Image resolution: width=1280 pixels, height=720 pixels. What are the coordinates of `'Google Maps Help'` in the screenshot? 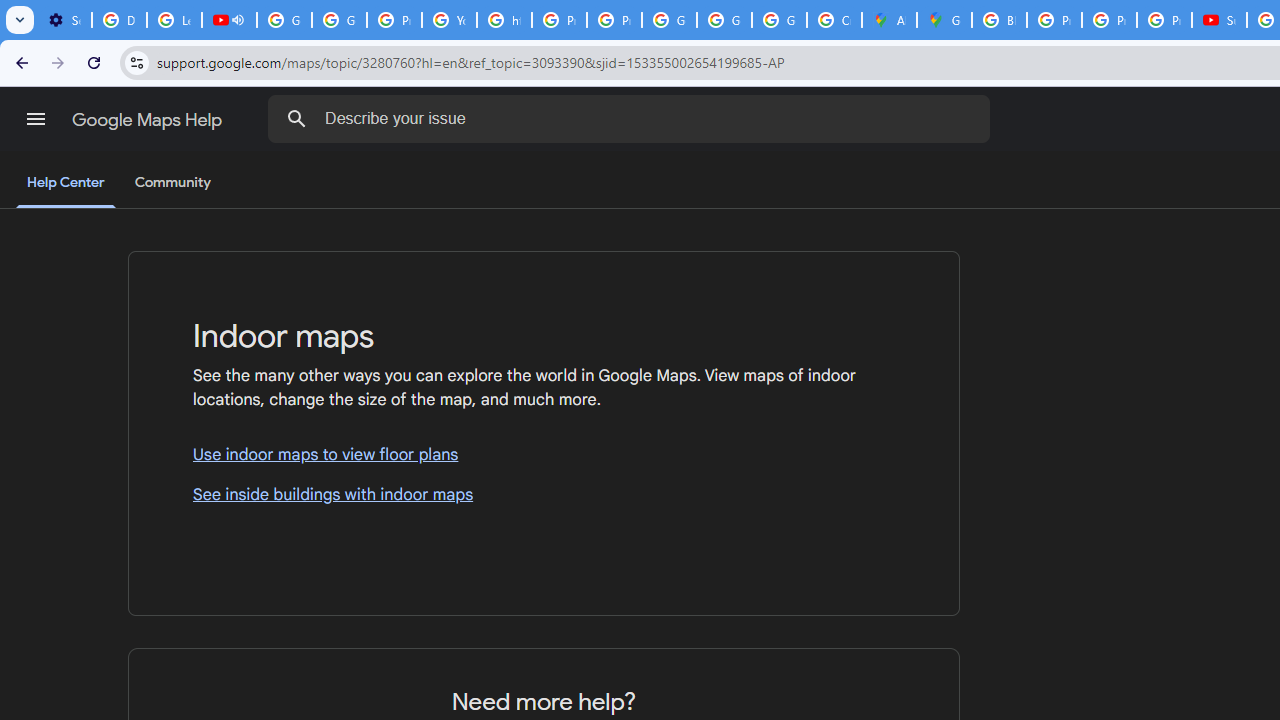 It's located at (148, 119).